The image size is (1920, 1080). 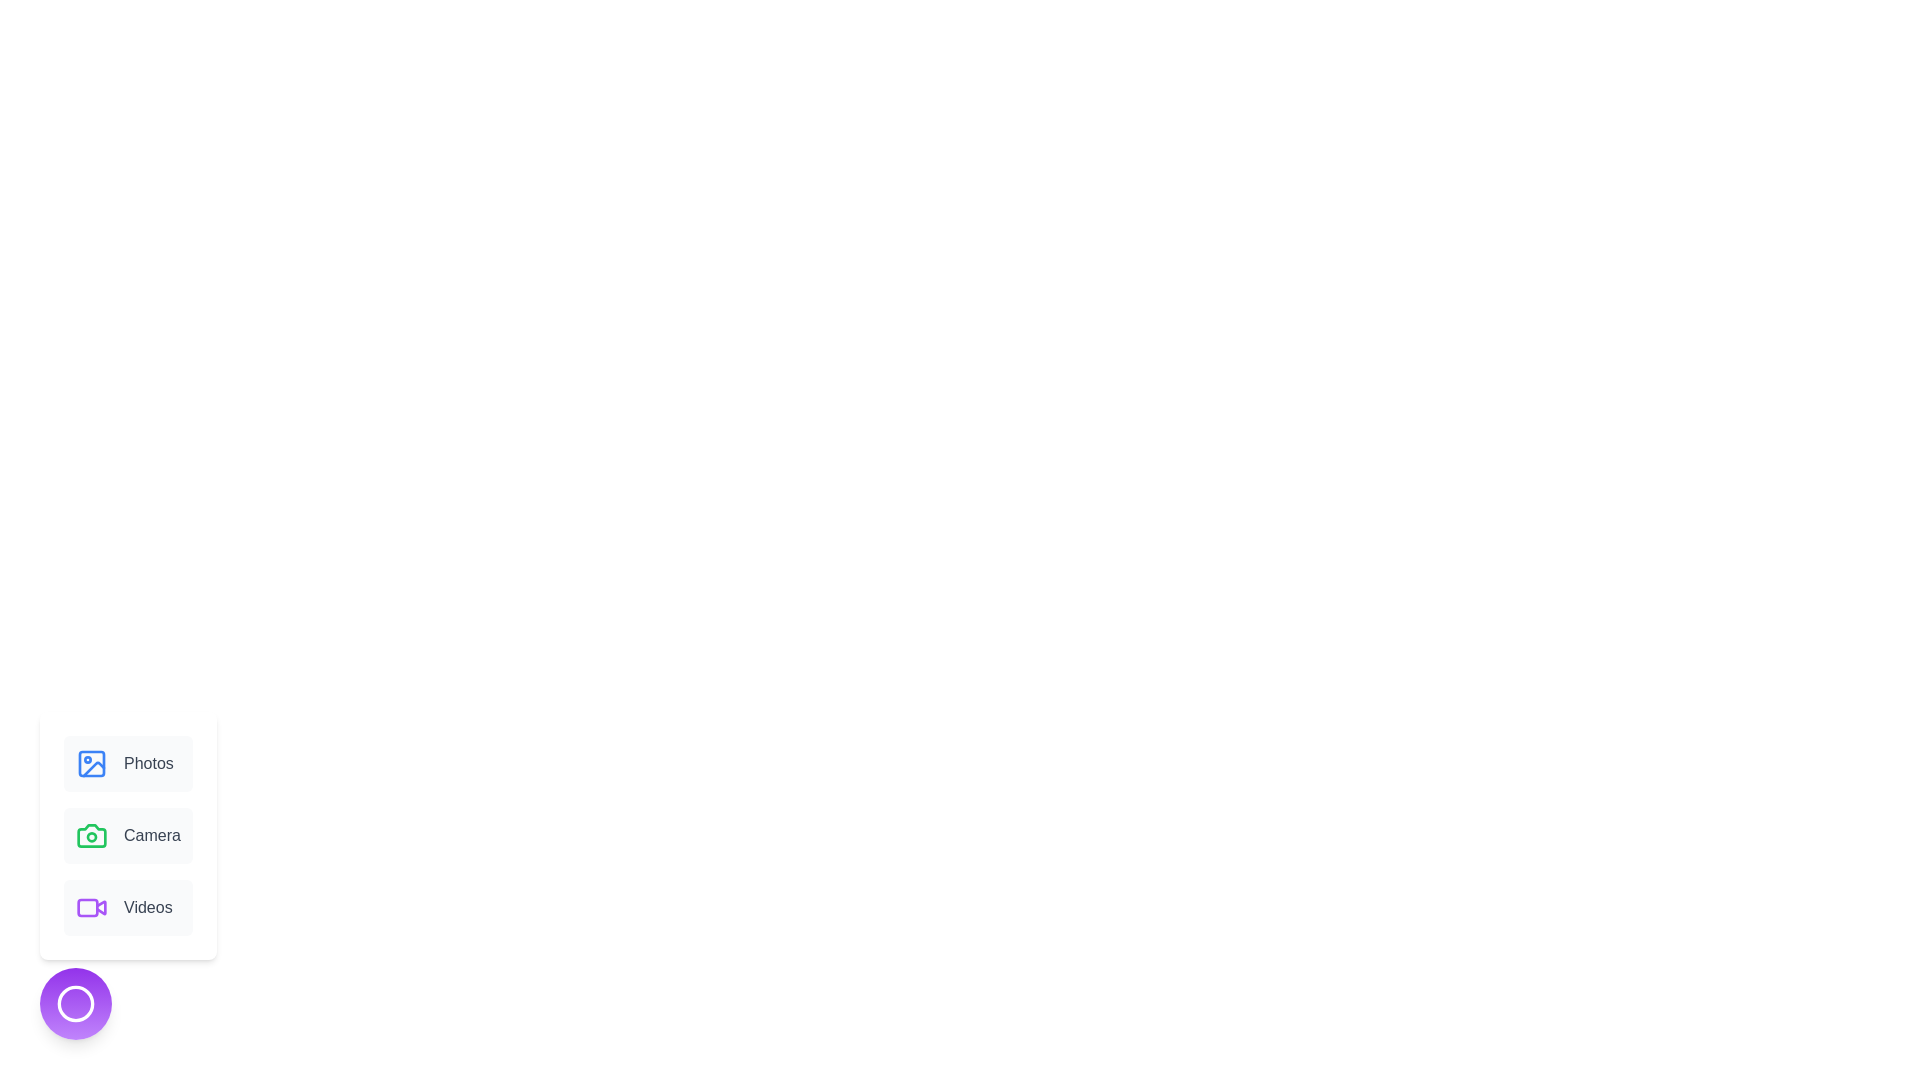 What do you see at coordinates (127, 907) in the screenshot?
I see `the Videos option from the available options` at bounding box center [127, 907].